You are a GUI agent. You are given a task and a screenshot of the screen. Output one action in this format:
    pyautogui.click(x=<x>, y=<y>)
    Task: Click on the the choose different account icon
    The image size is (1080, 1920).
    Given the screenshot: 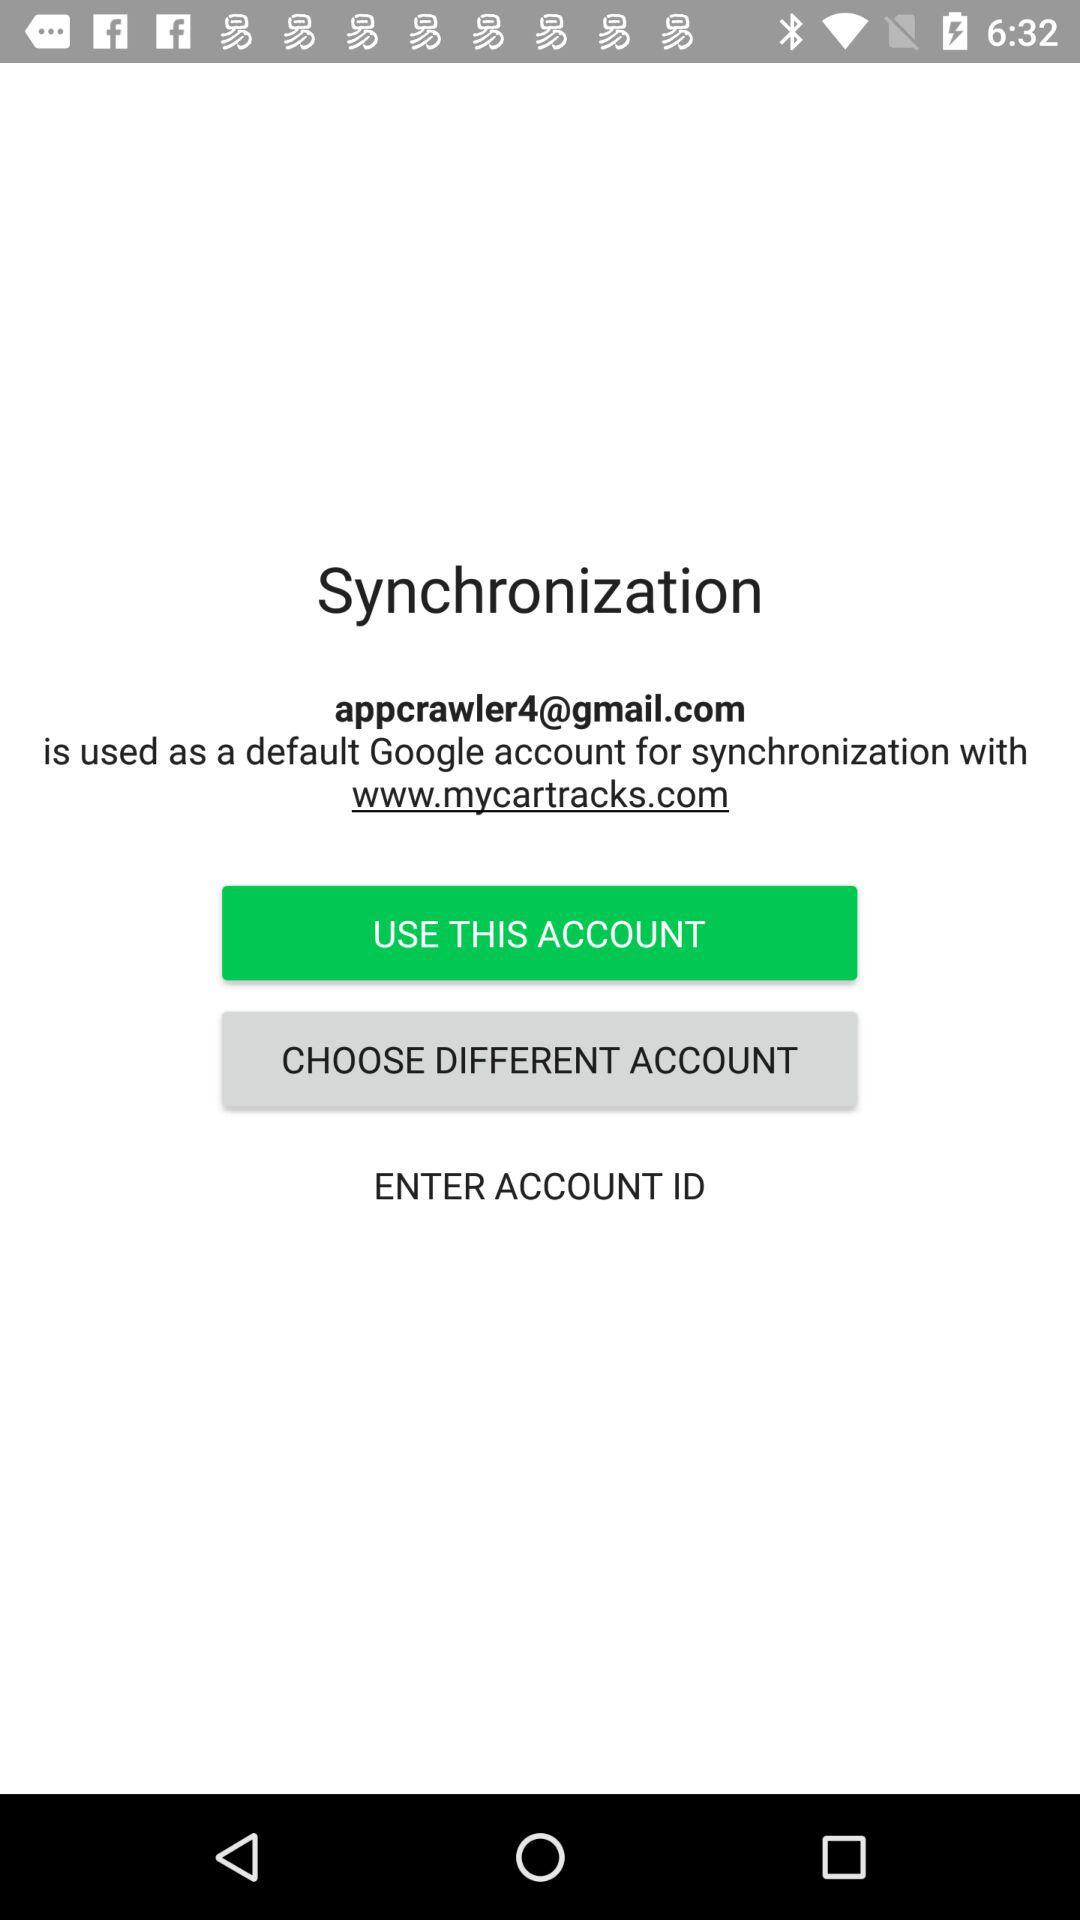 What is the action you would take?
    pyautogui.click(x=538, y=1058)
    